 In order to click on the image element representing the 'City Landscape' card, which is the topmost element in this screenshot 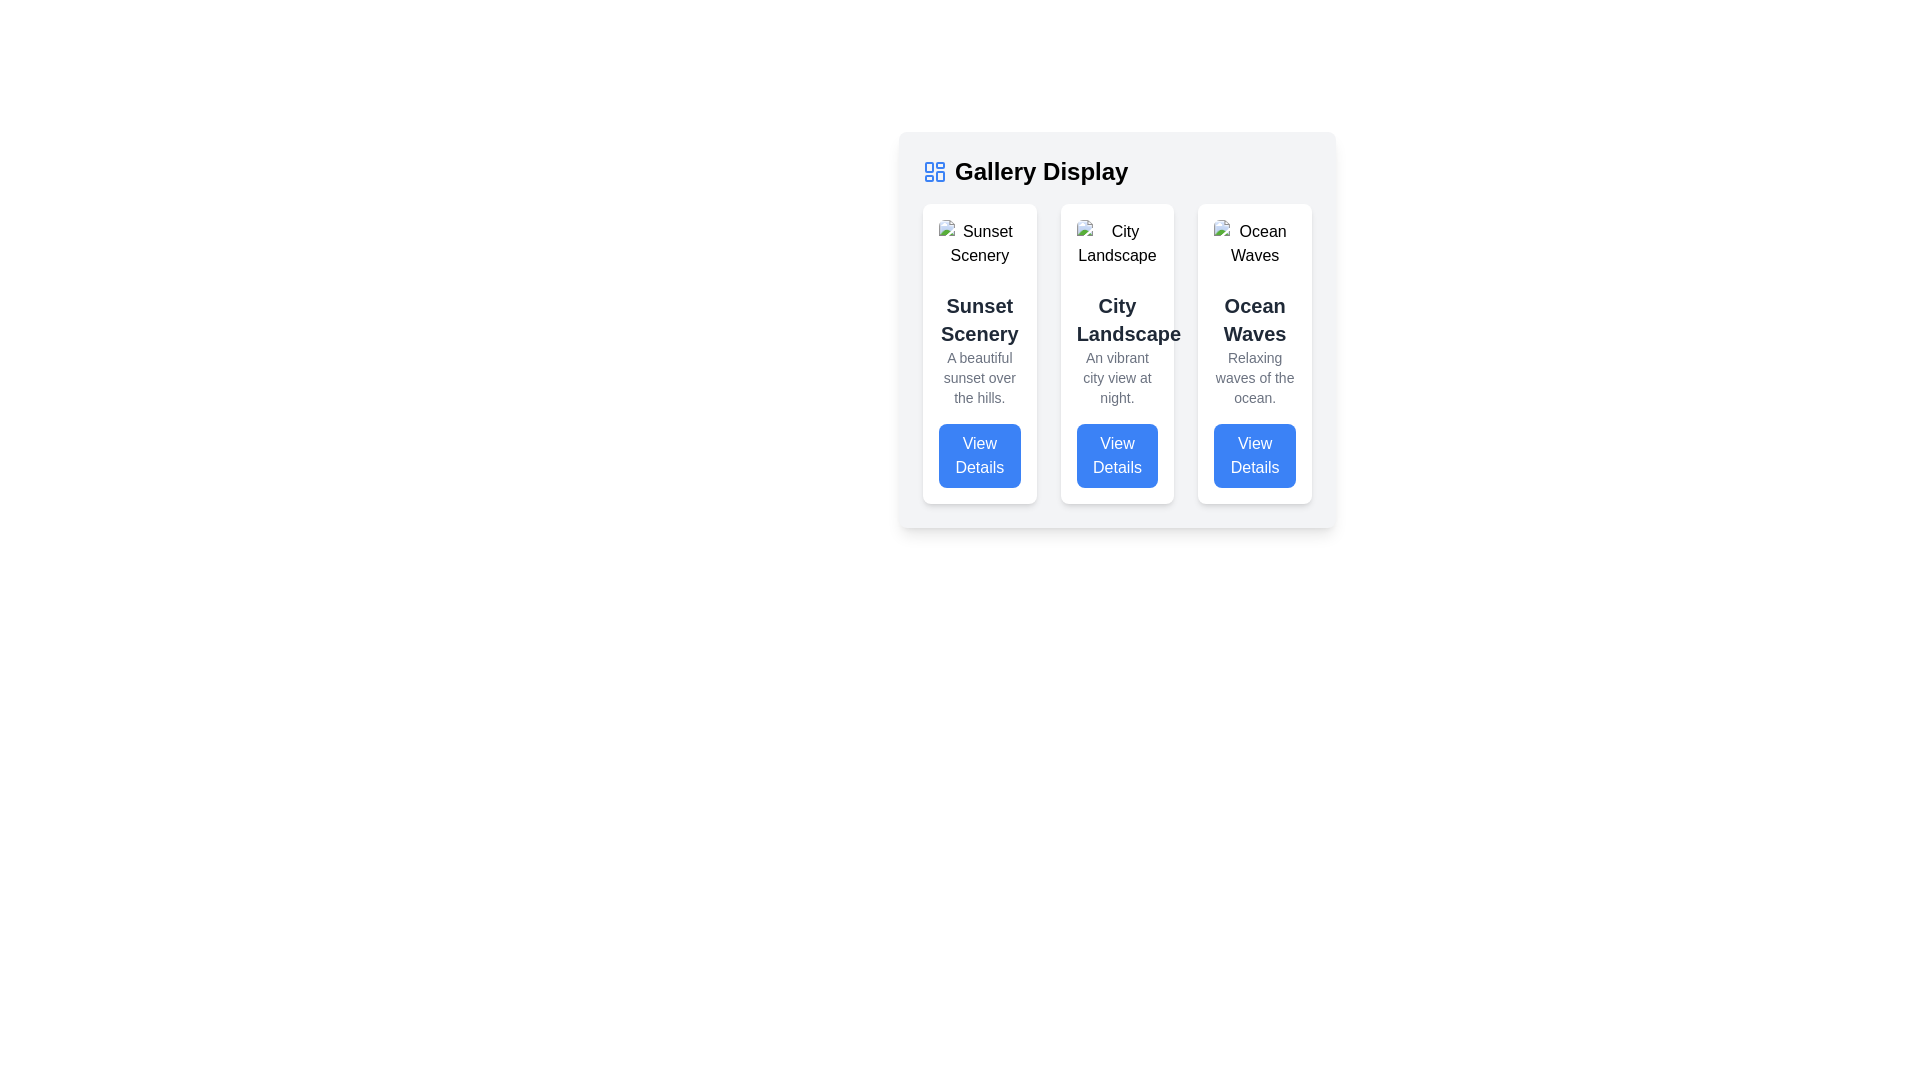, I will do `click(1116, 242)`.